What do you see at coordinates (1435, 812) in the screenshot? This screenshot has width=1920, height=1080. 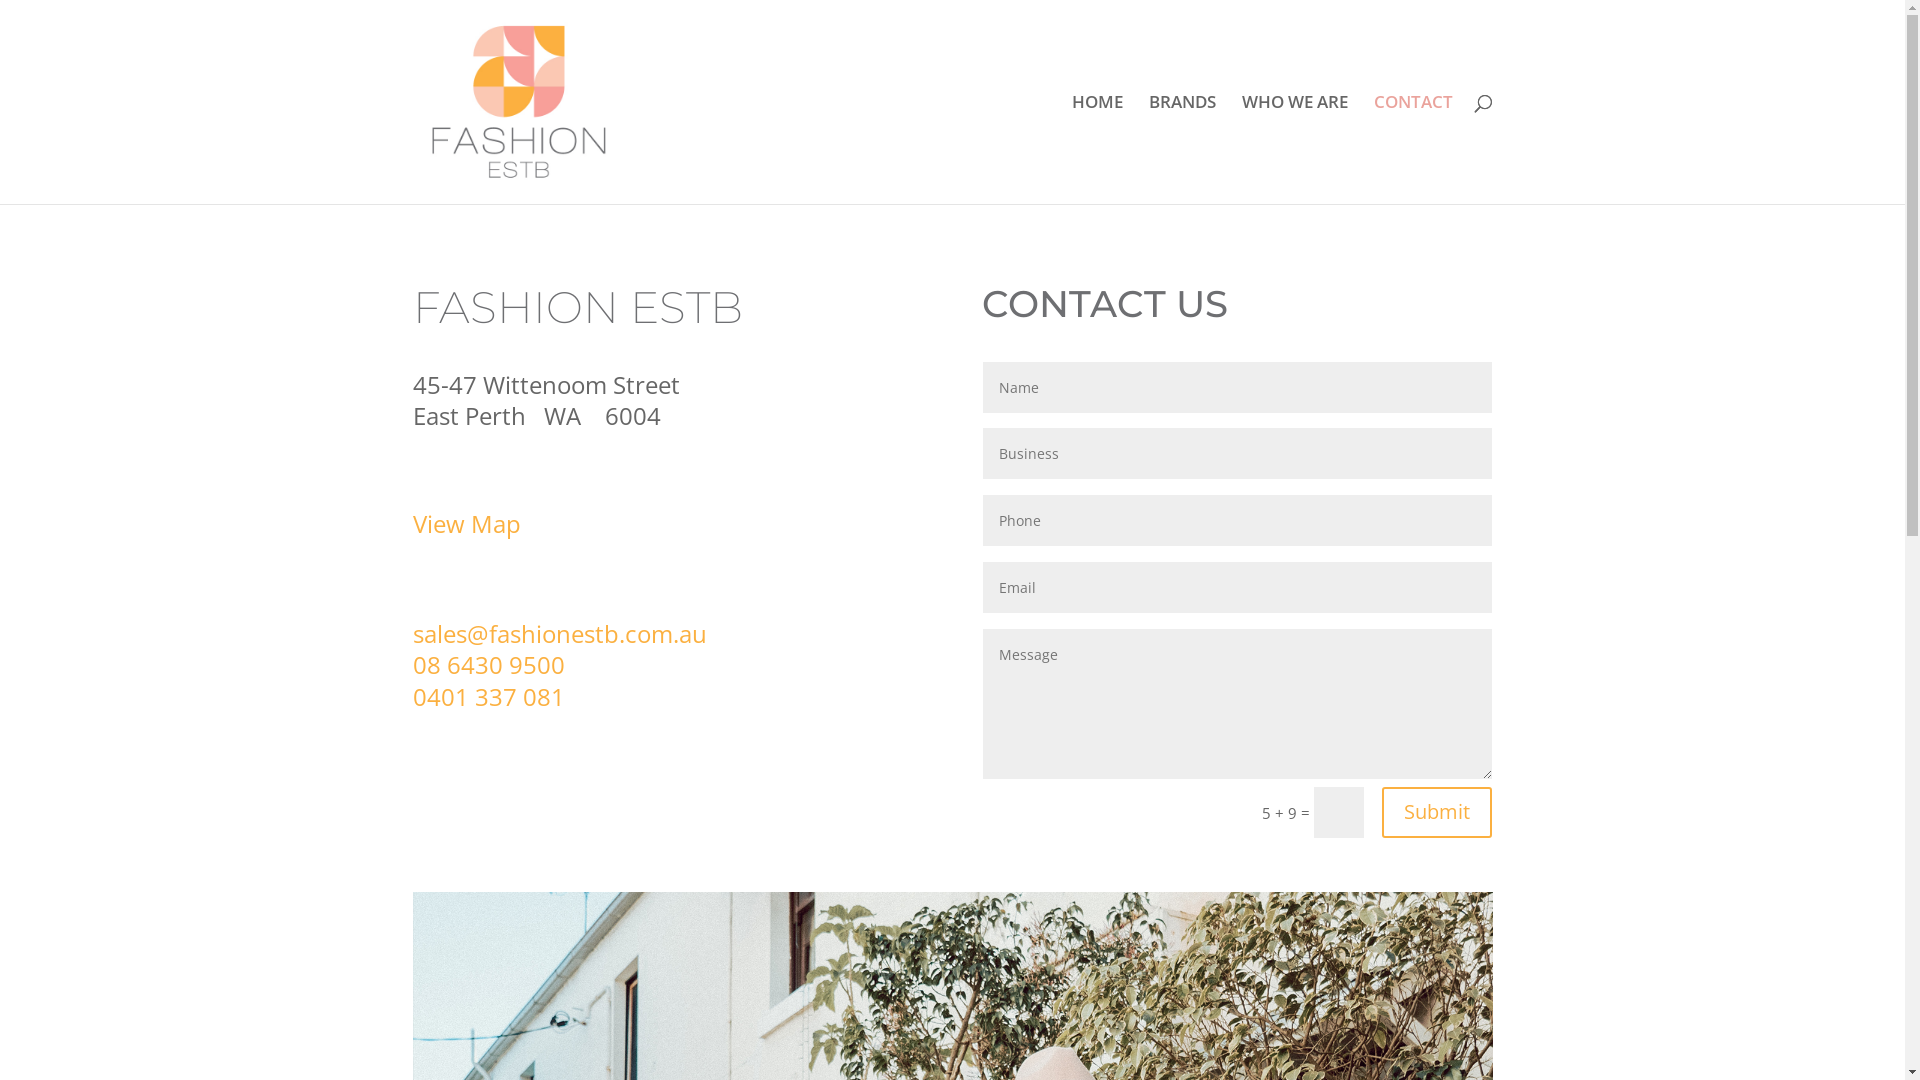 I see `'Submit'` at bounding box center [1435, 812].